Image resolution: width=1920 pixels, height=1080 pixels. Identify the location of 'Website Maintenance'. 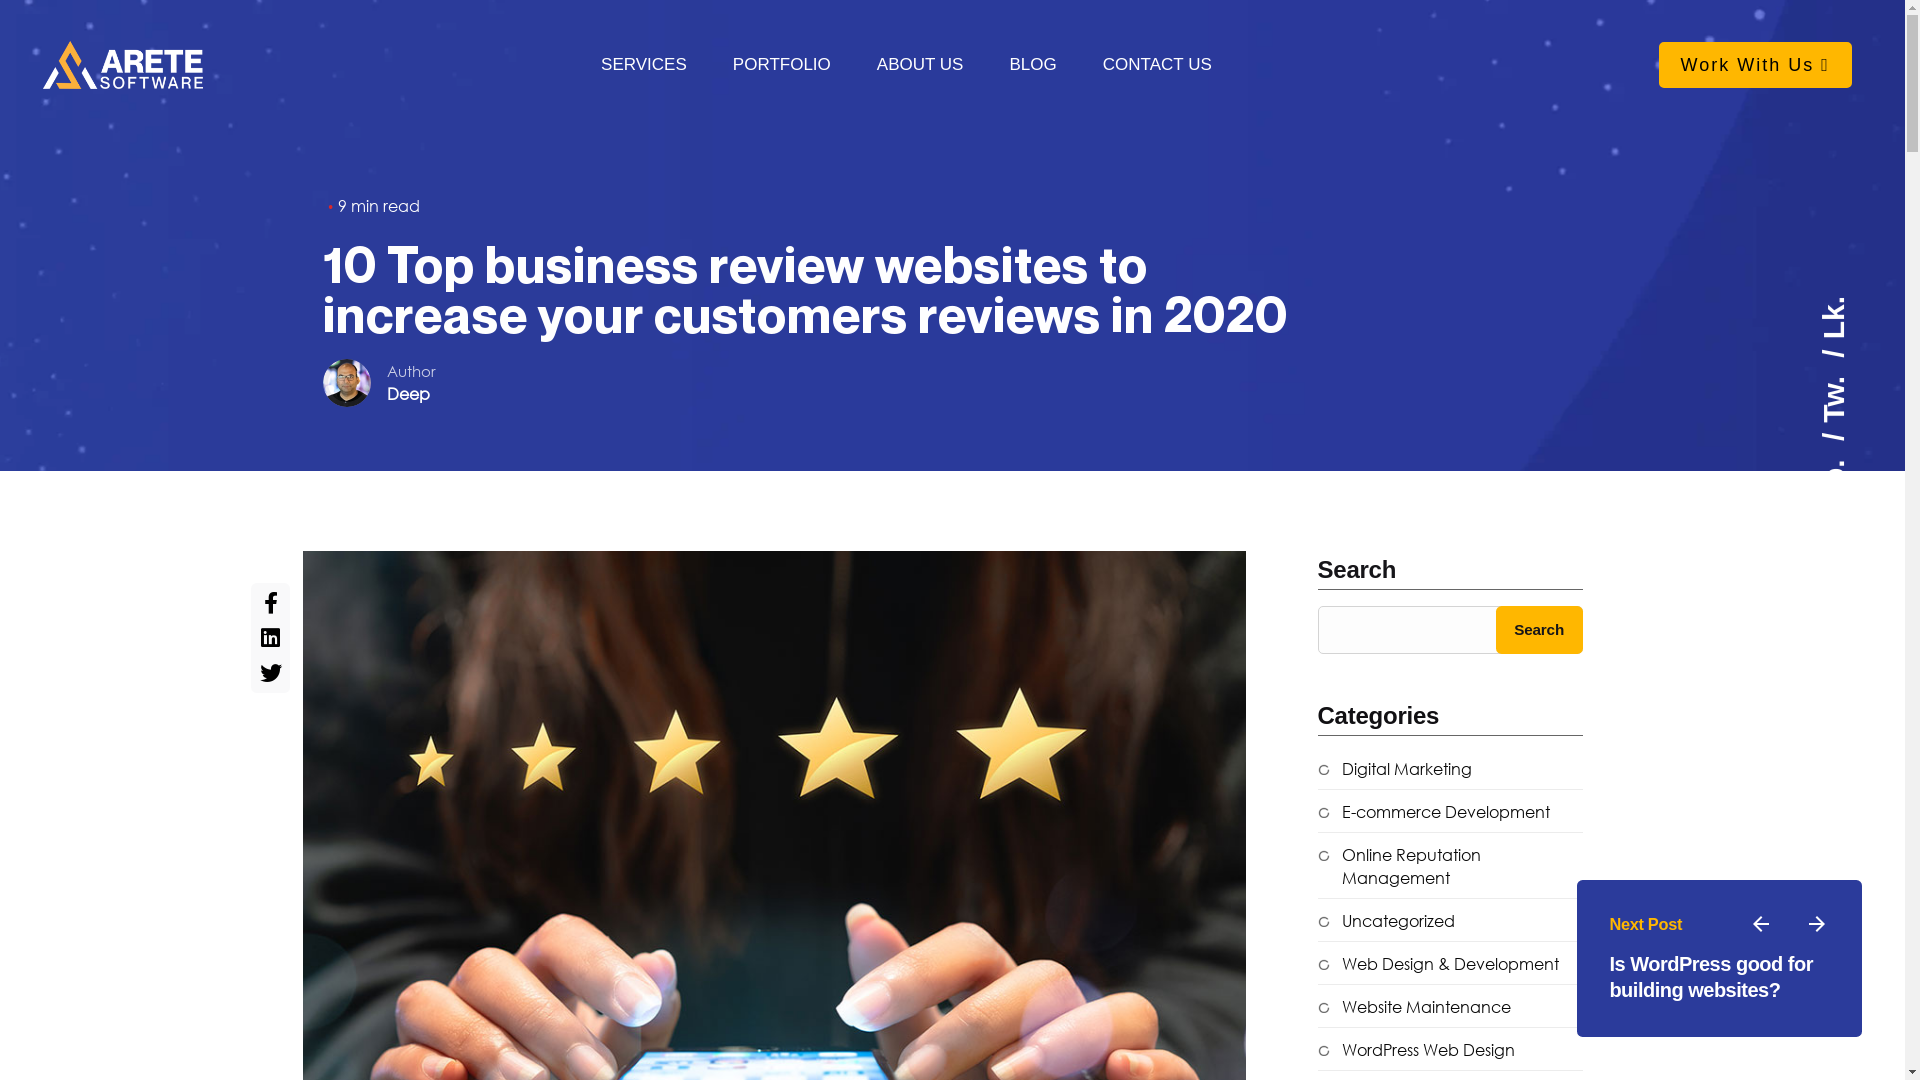
(1318, 1007).